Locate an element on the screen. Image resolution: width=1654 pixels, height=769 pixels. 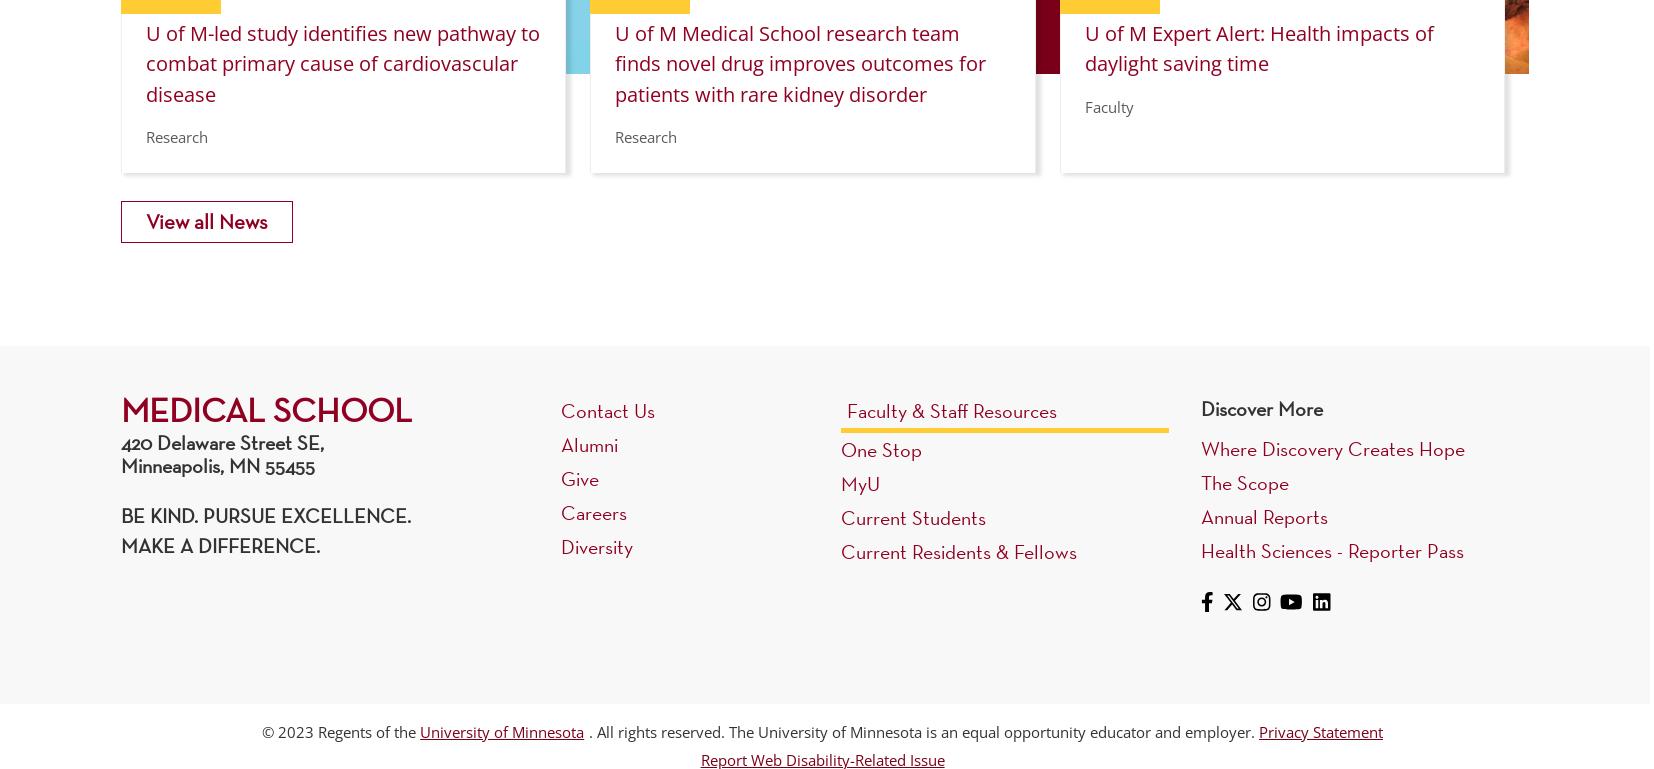
'Privacy Statement' is located at coordinates (1321, 730).